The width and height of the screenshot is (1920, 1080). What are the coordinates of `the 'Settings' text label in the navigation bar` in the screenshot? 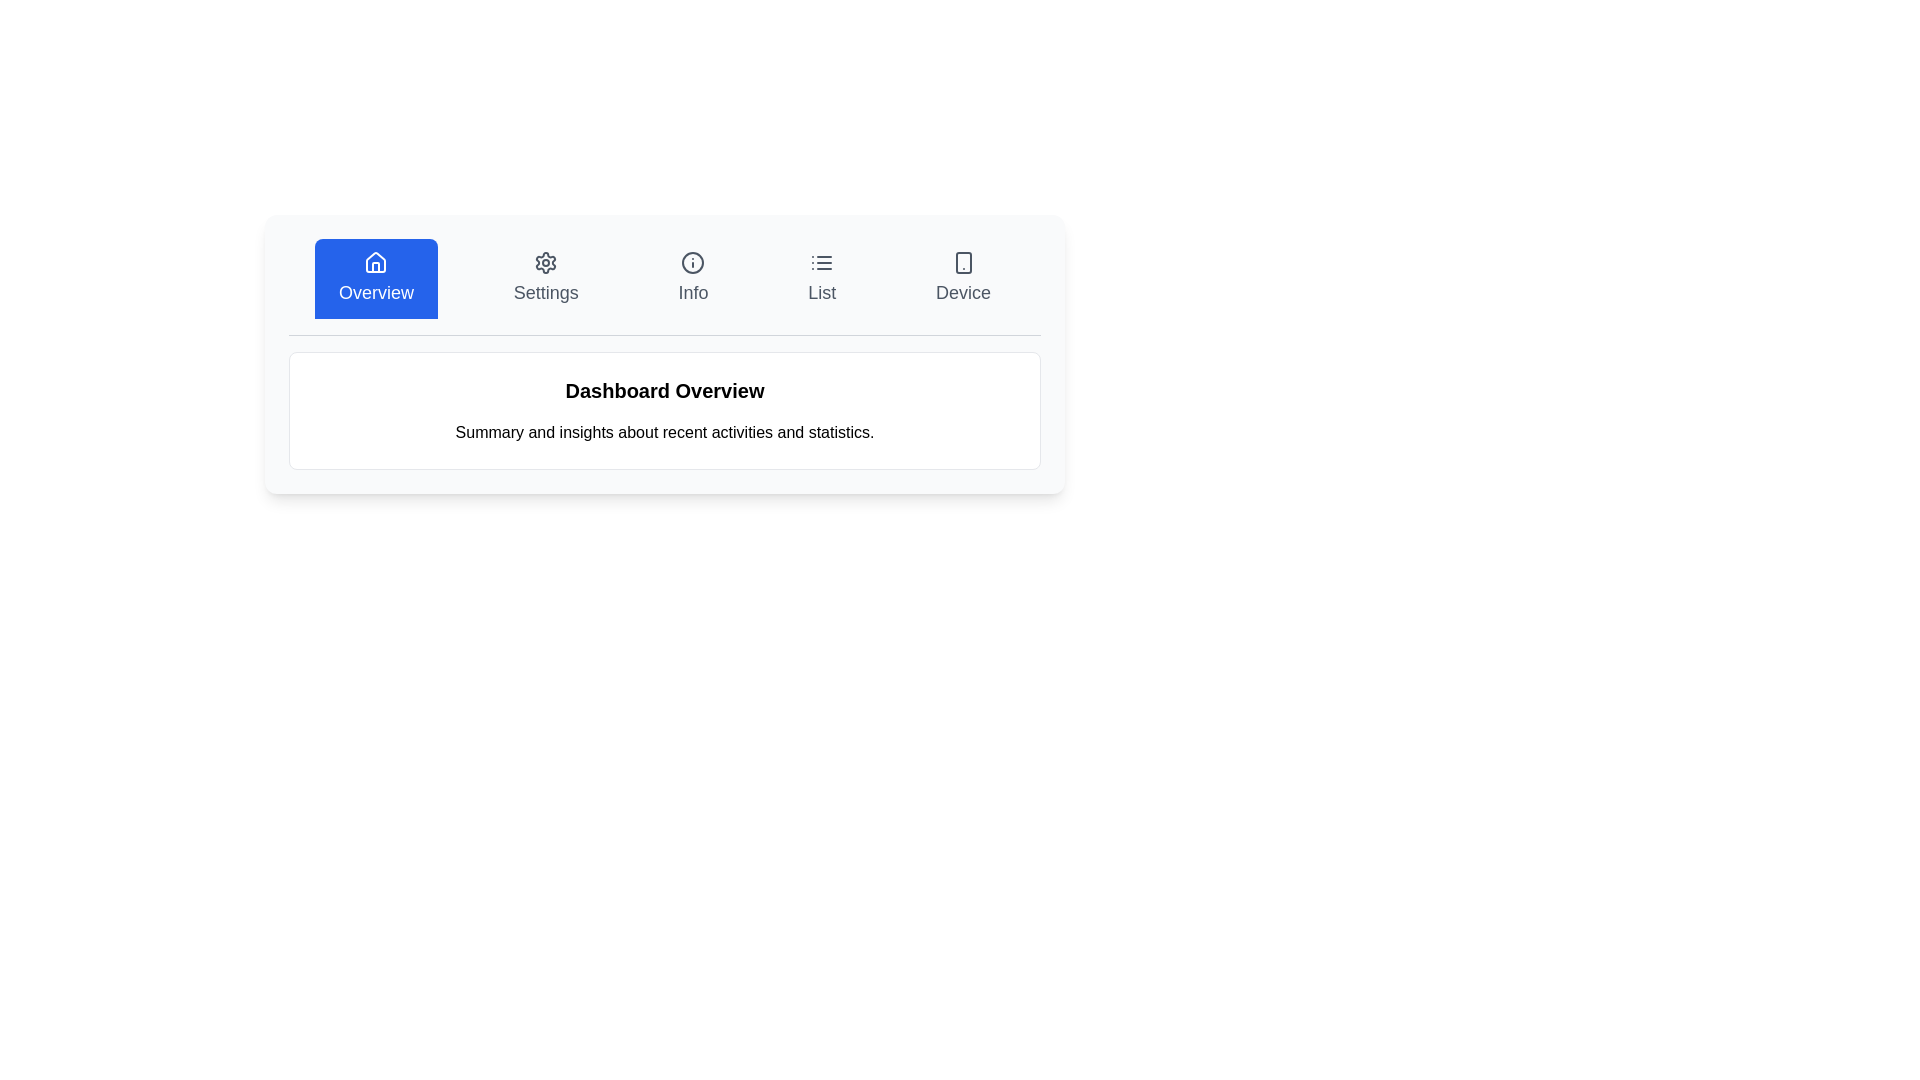 It's located at (546, 293).